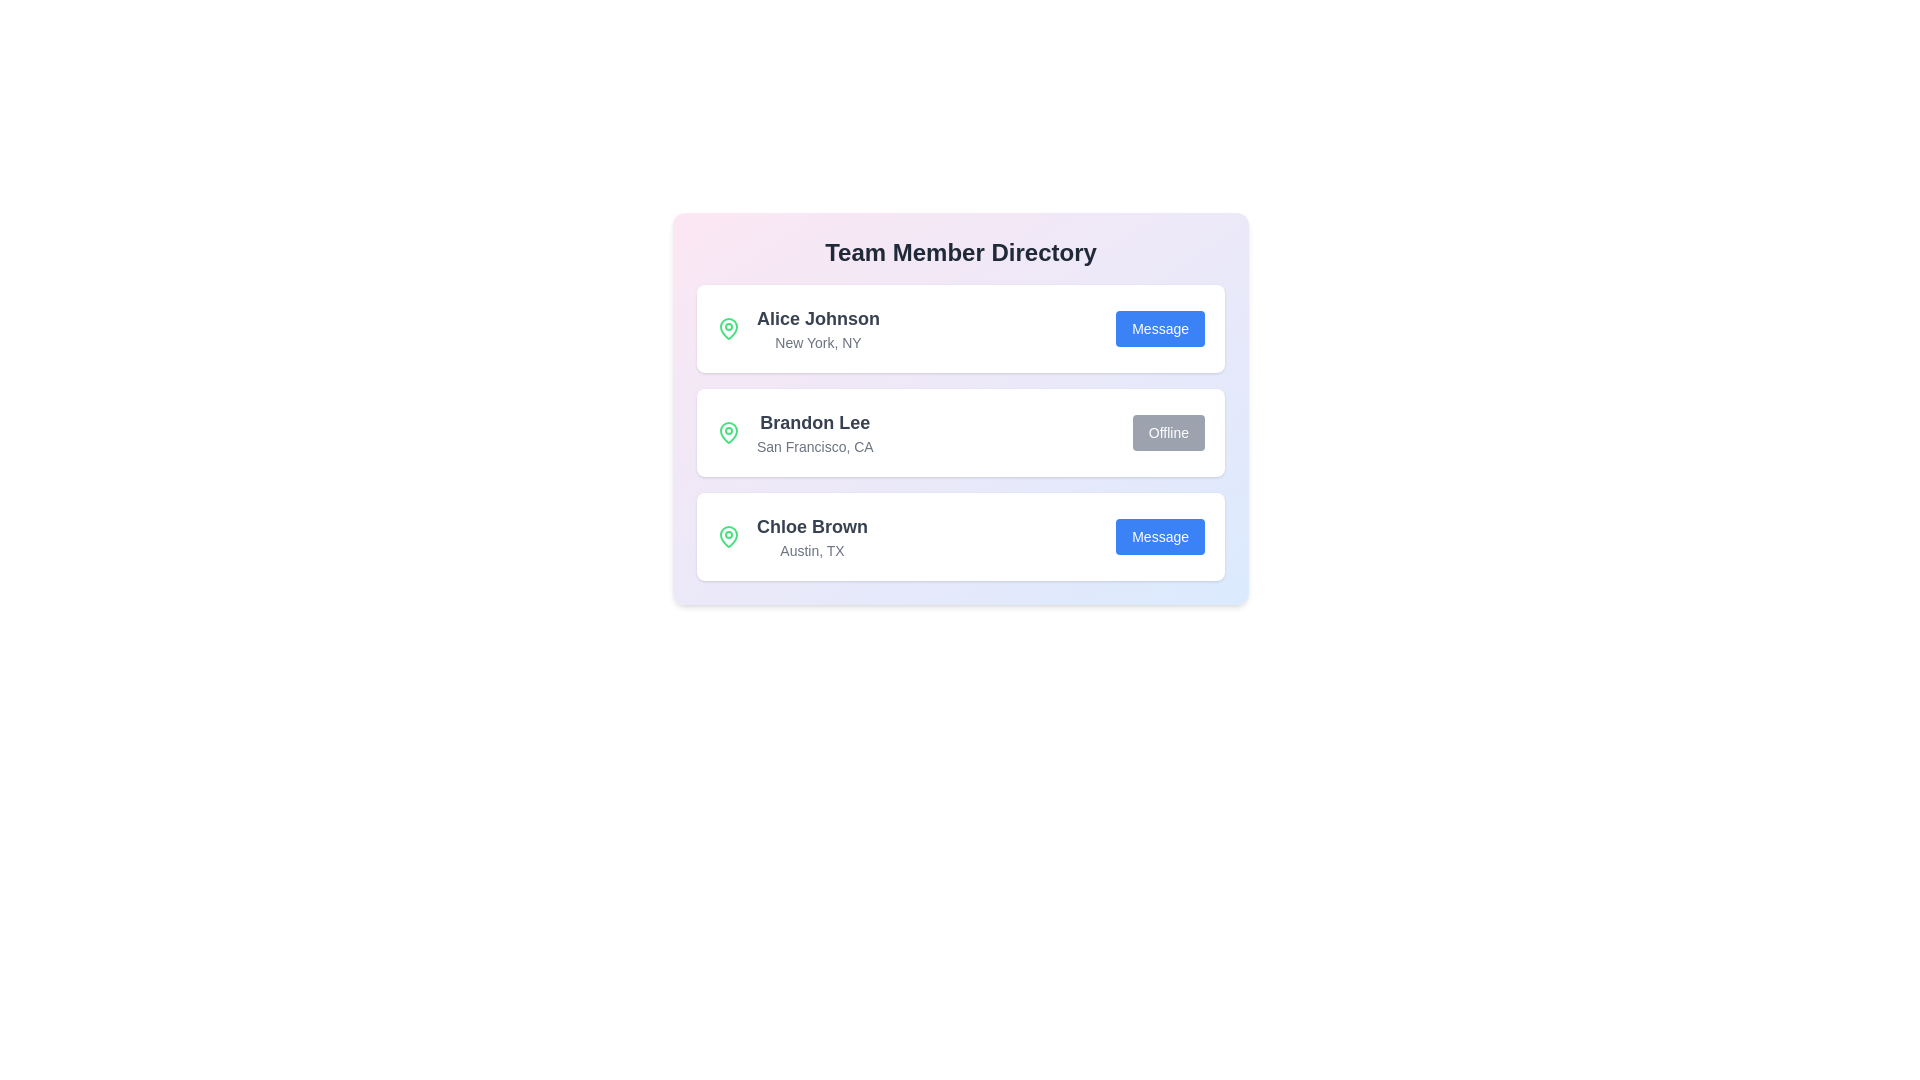  Describe the element at coordinates (728, 431) in the screenshot. I see `the map pin icon for Brandon Lee` at that location.